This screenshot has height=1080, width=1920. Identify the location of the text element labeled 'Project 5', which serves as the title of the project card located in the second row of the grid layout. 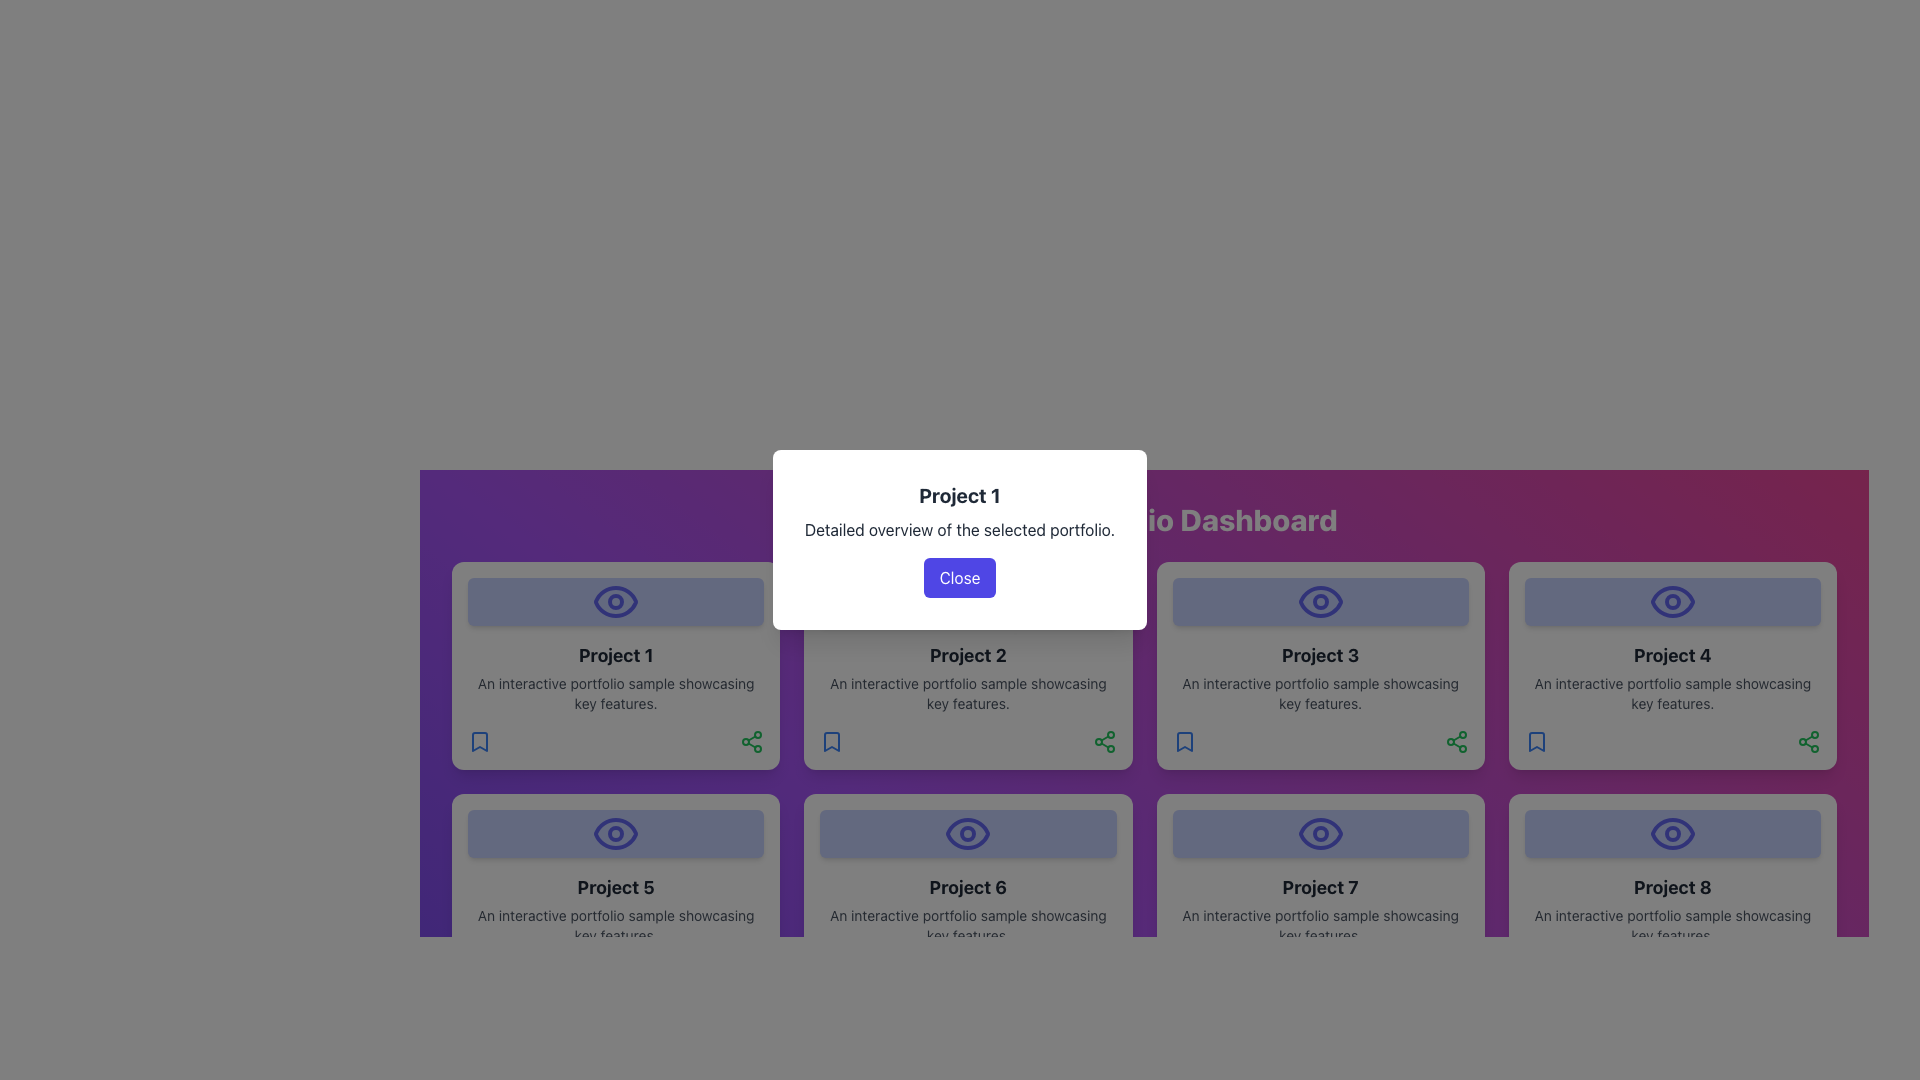
(615, 886).